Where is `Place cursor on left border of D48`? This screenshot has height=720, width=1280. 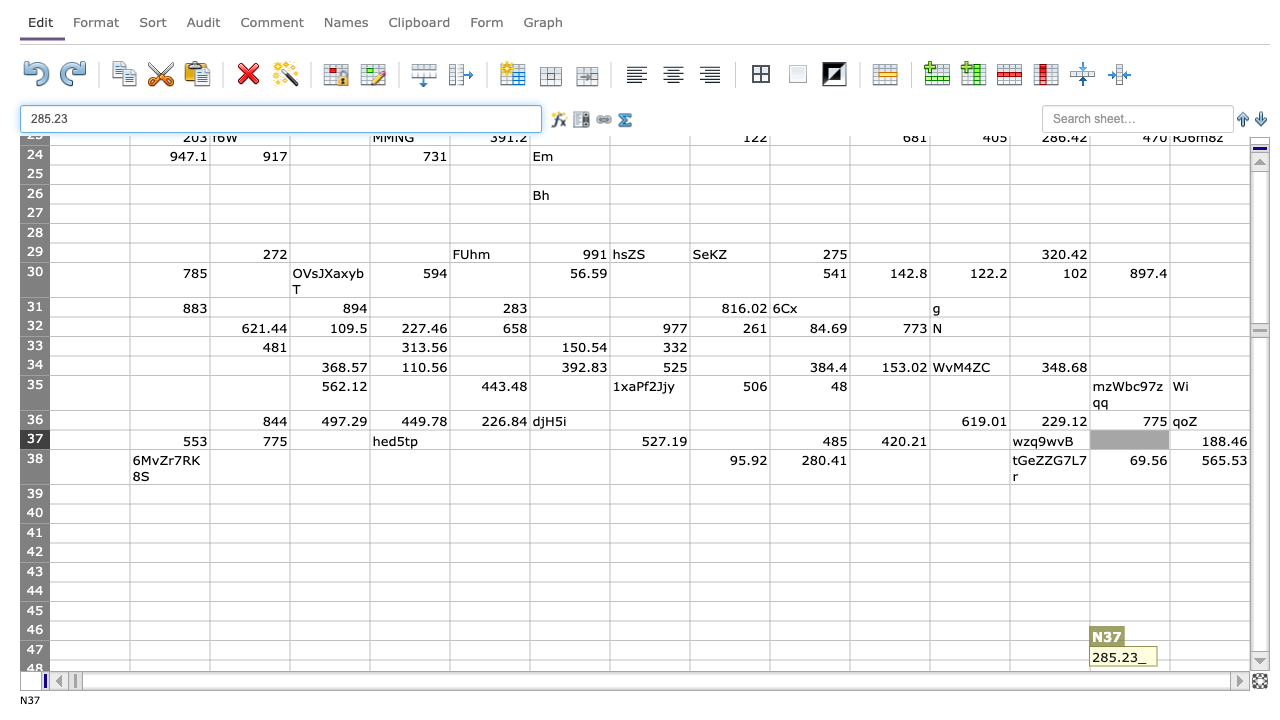 Place cursor on left border of D48 is located at coordinates (289, 669).